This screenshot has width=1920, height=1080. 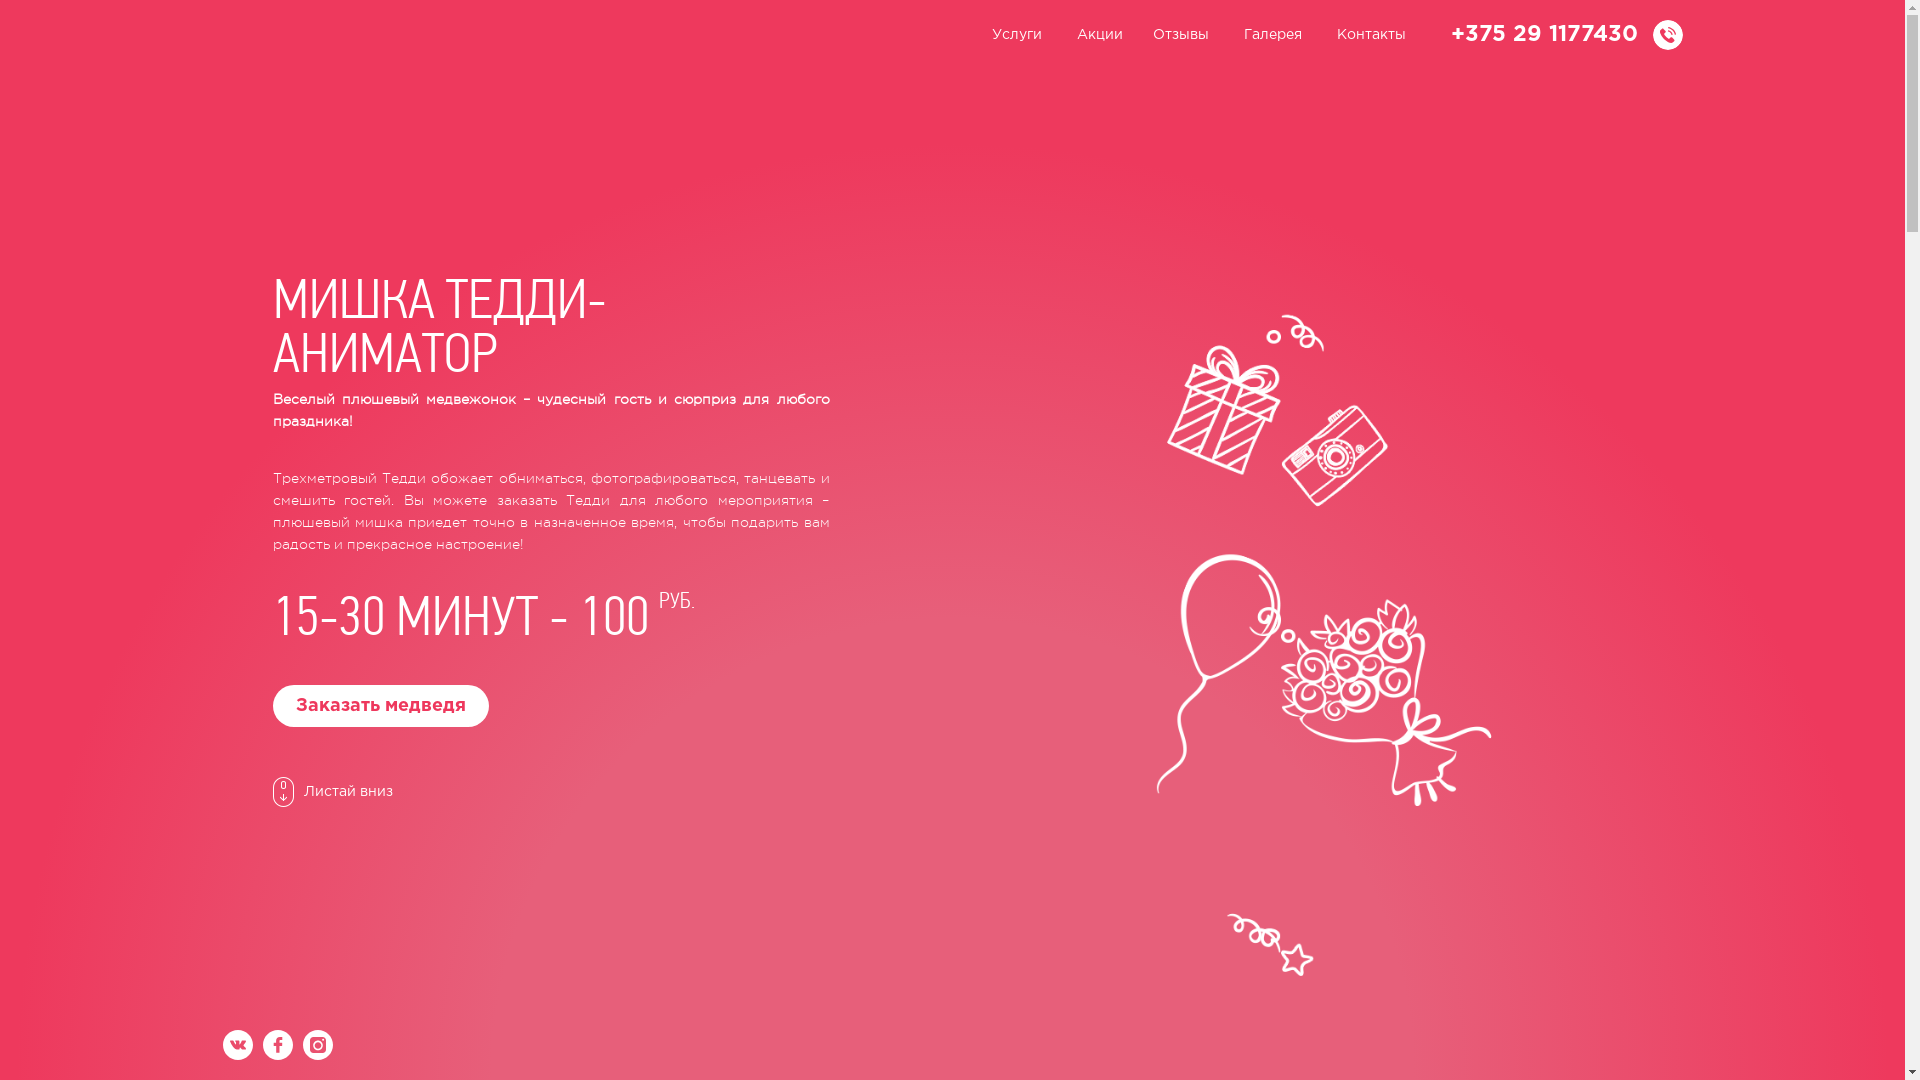 What do you see at coordinates (1542, 34) in the screenshot?
I see `'+375 29 1177430'` at bounding box center [1542, 34].